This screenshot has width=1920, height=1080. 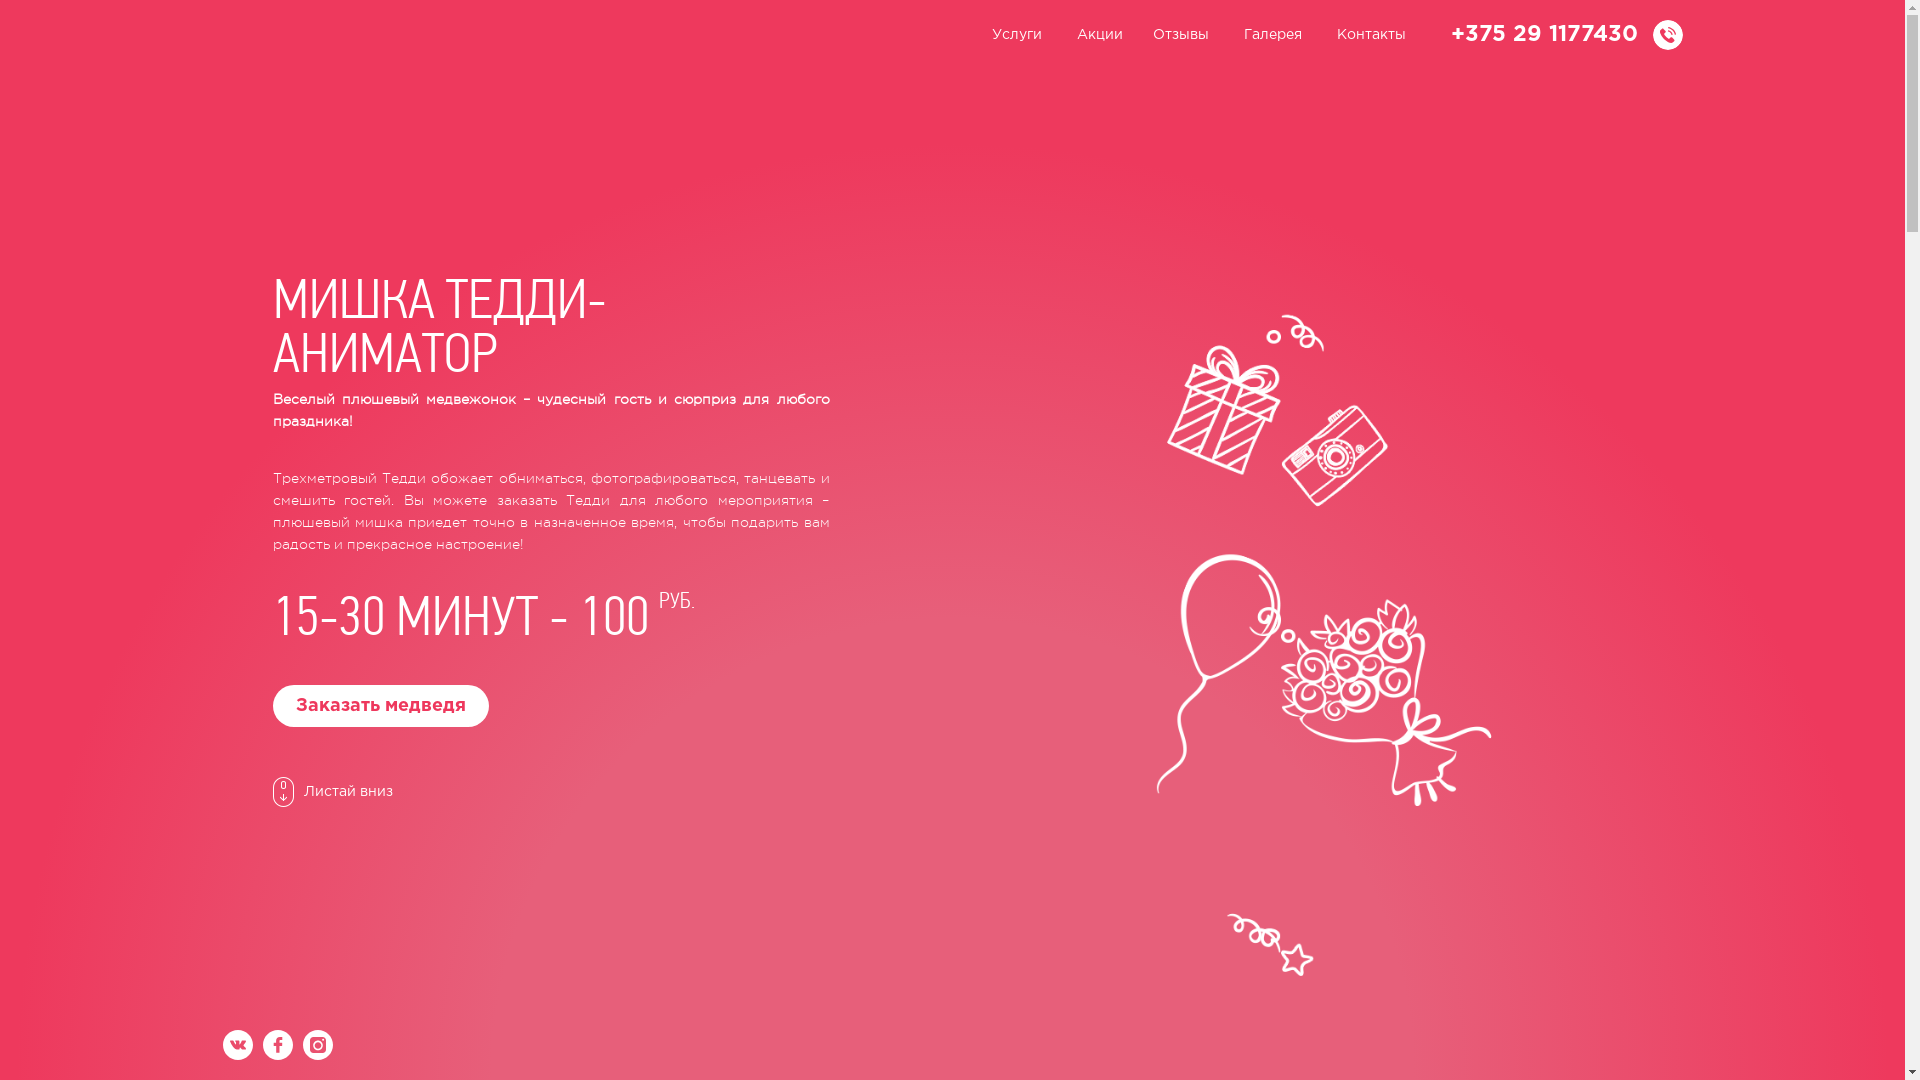 What do you see at coordinates (1542, 34) in the screenshot?
I see `'+375 29 1177430'` at bounding box center [1542, 34].